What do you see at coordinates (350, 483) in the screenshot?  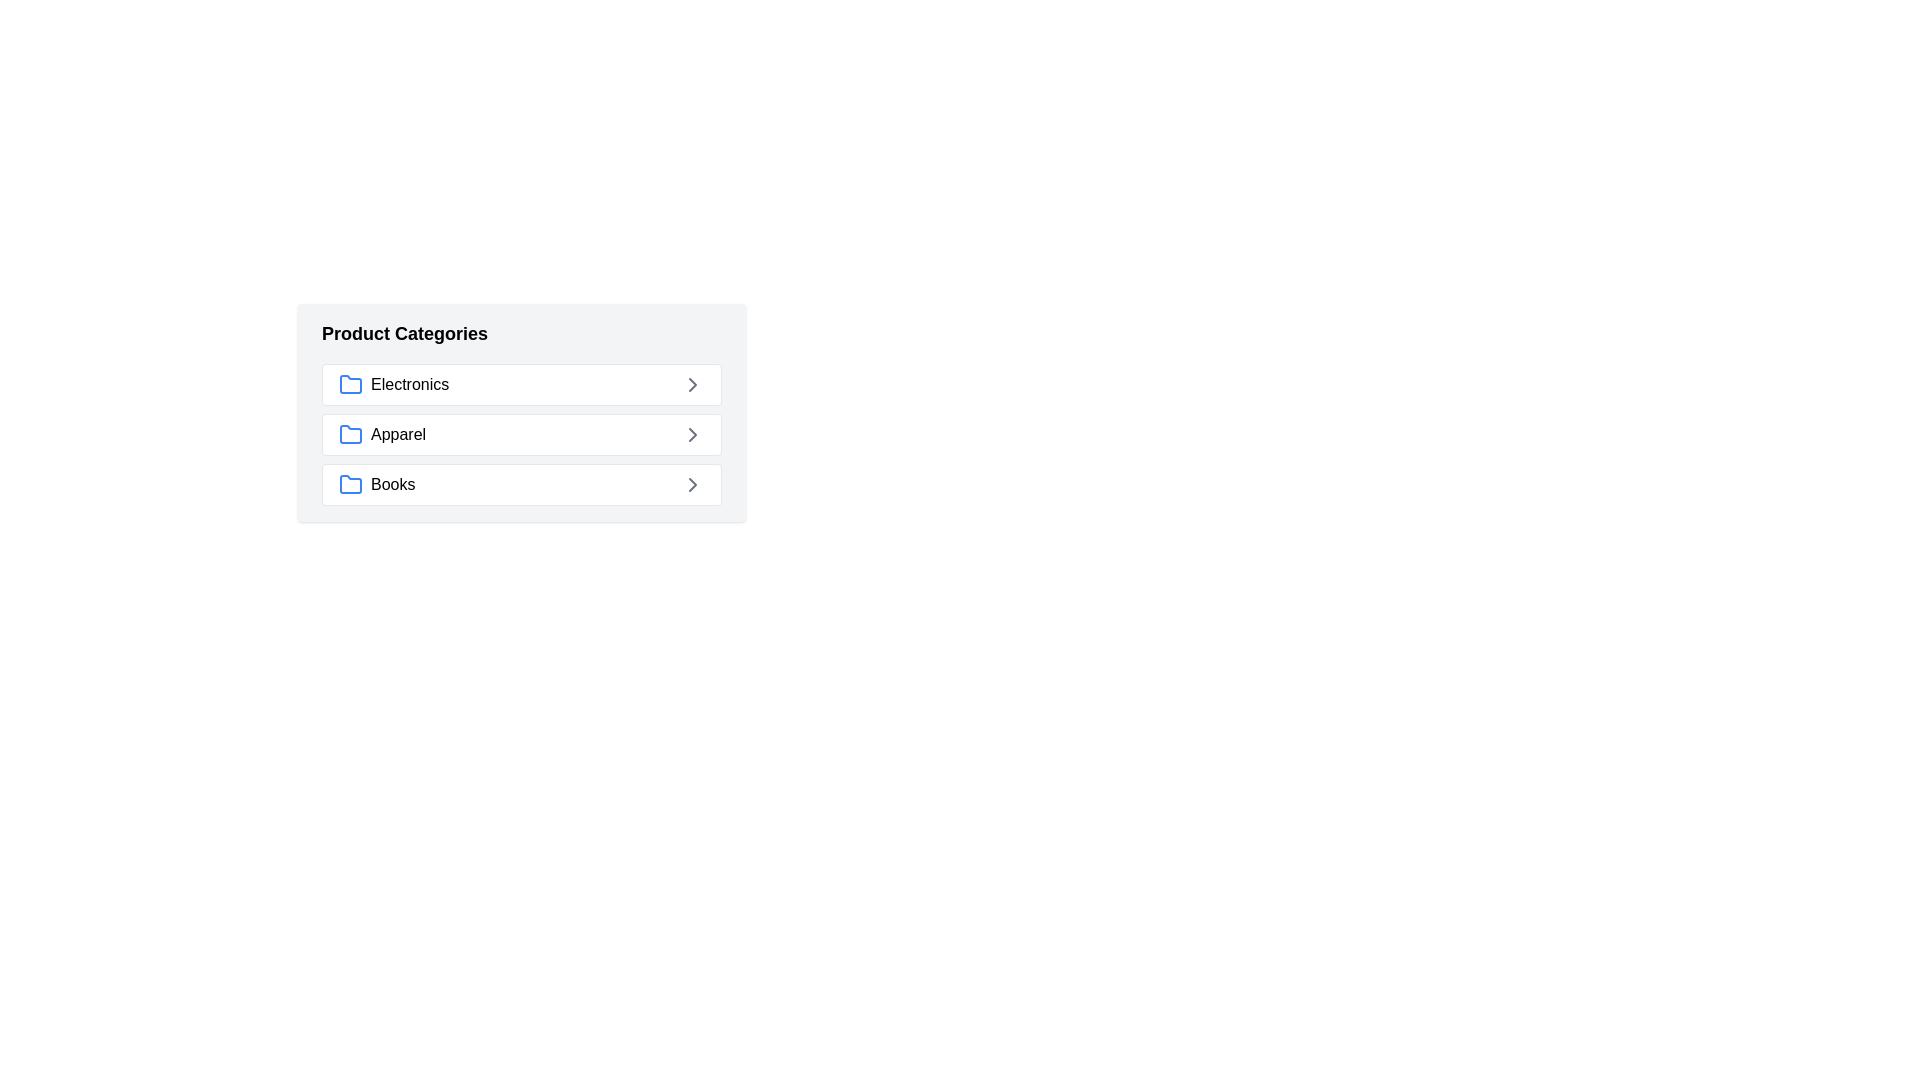 I see `the SVG-based folder icon that represents the 'Books' category in the Product Categories list` at bounding box center [350, 483].